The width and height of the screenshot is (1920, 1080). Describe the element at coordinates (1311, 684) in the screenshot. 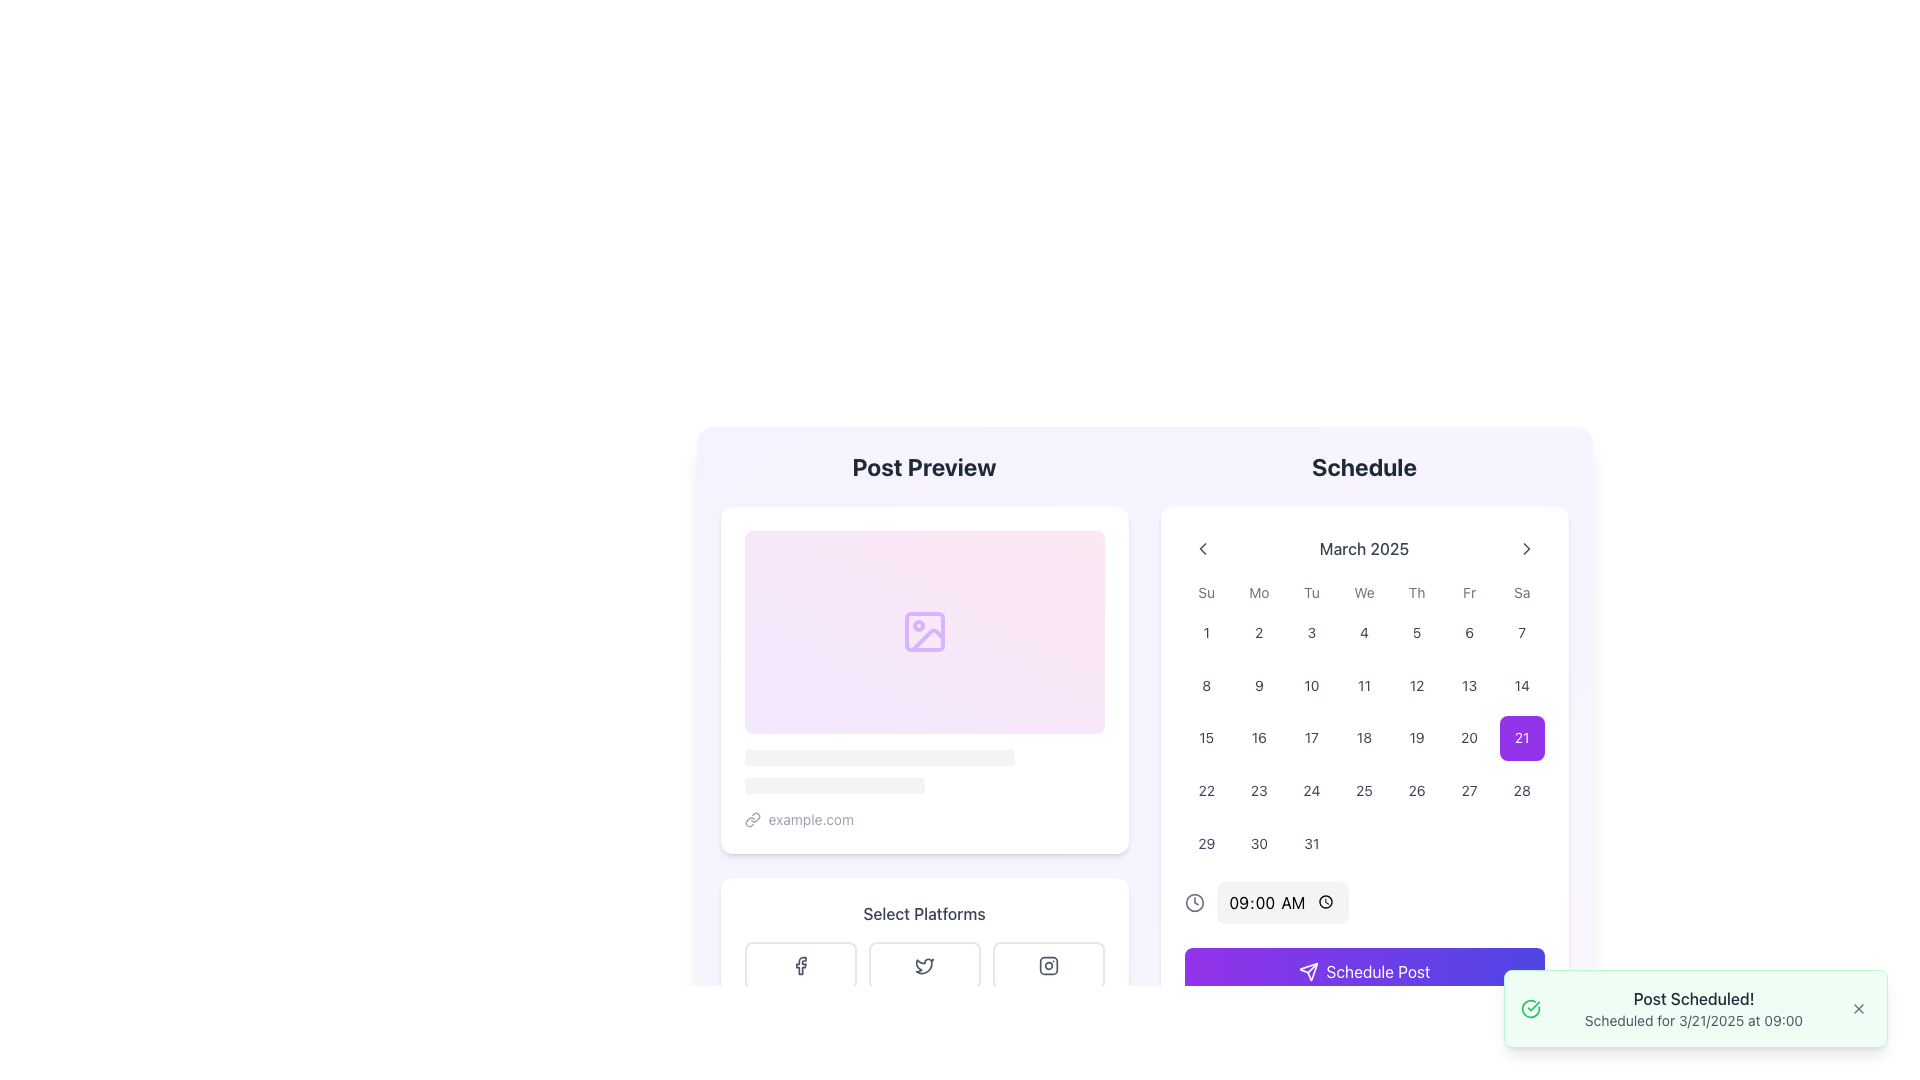

I see `the square button with a rounded border design displaying the number '10' in the center, located in the 'Schedule' section of the calendar grid` at that location.